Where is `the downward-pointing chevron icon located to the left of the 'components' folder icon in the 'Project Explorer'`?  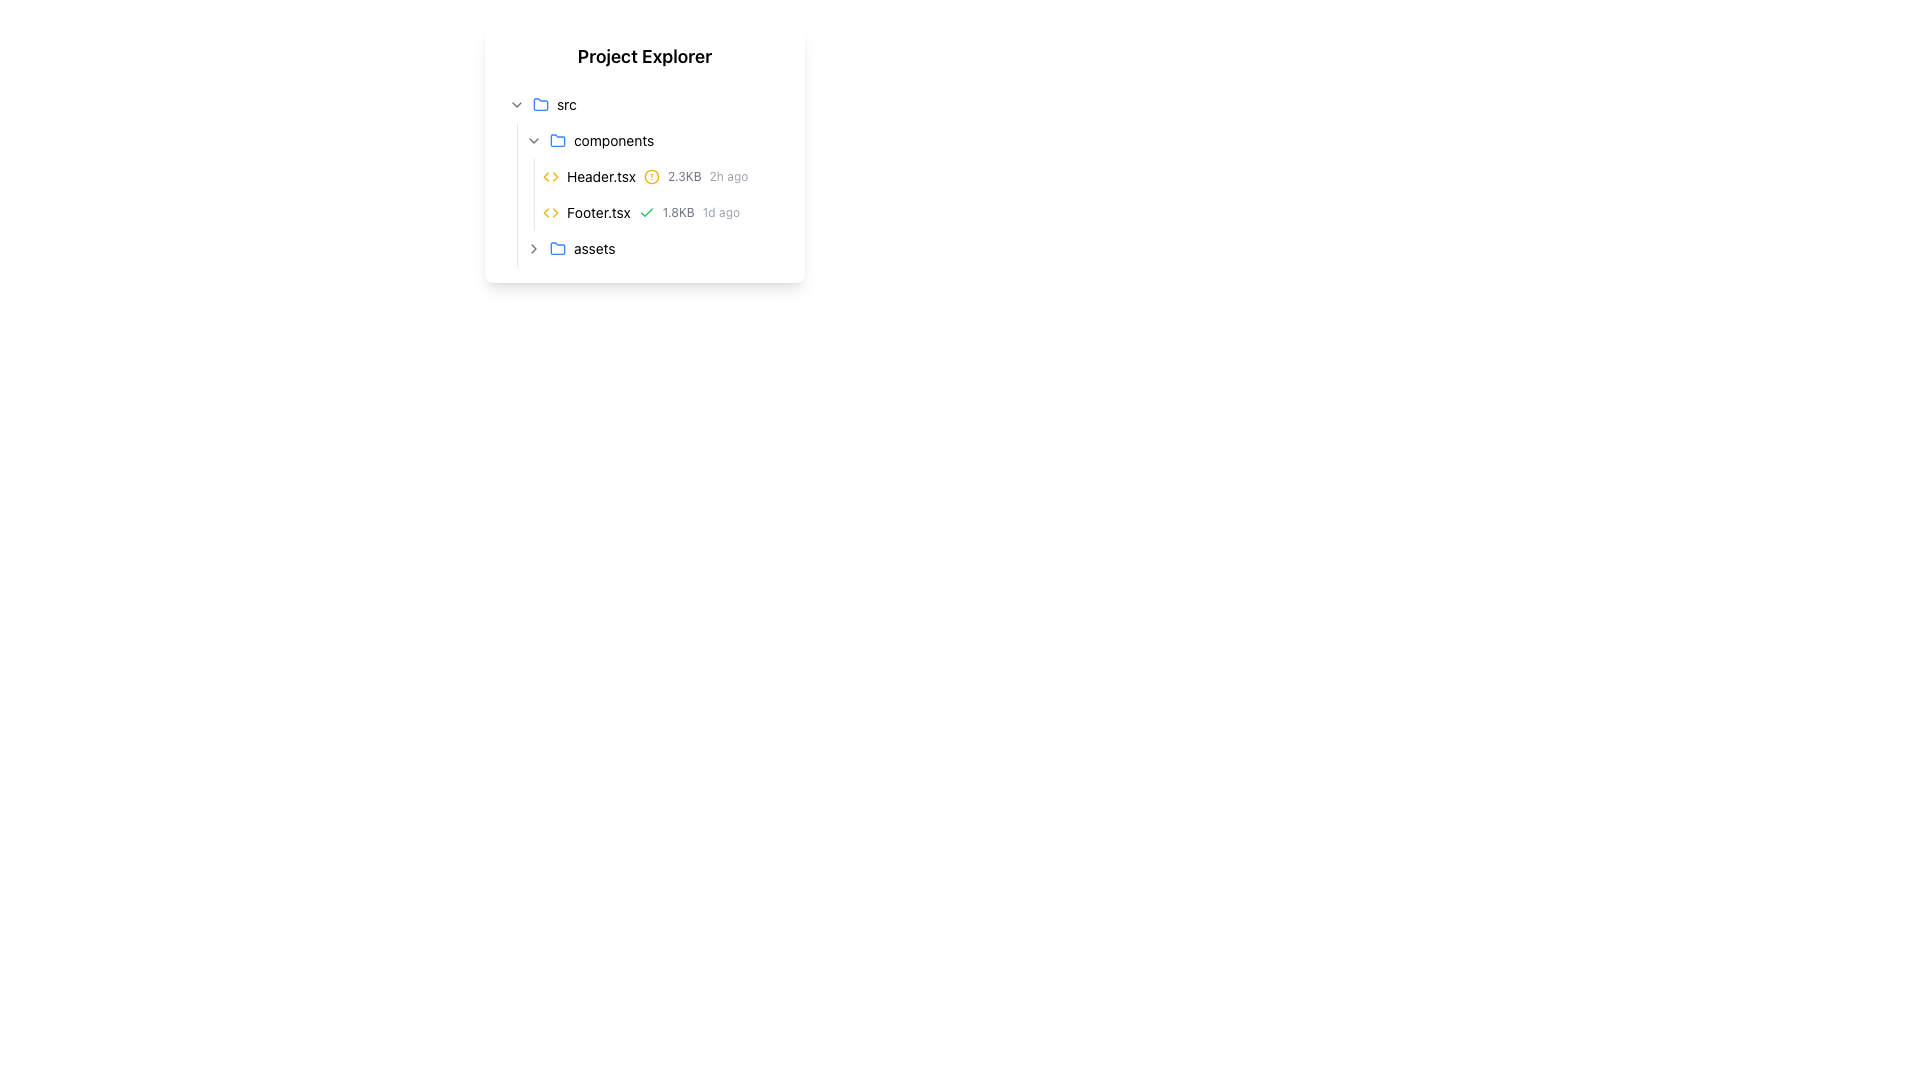 the downward-pointing chevron icon located to the left of the 'components' folder icon in the 'Project Explorer' is located at coordinates (533, 140).